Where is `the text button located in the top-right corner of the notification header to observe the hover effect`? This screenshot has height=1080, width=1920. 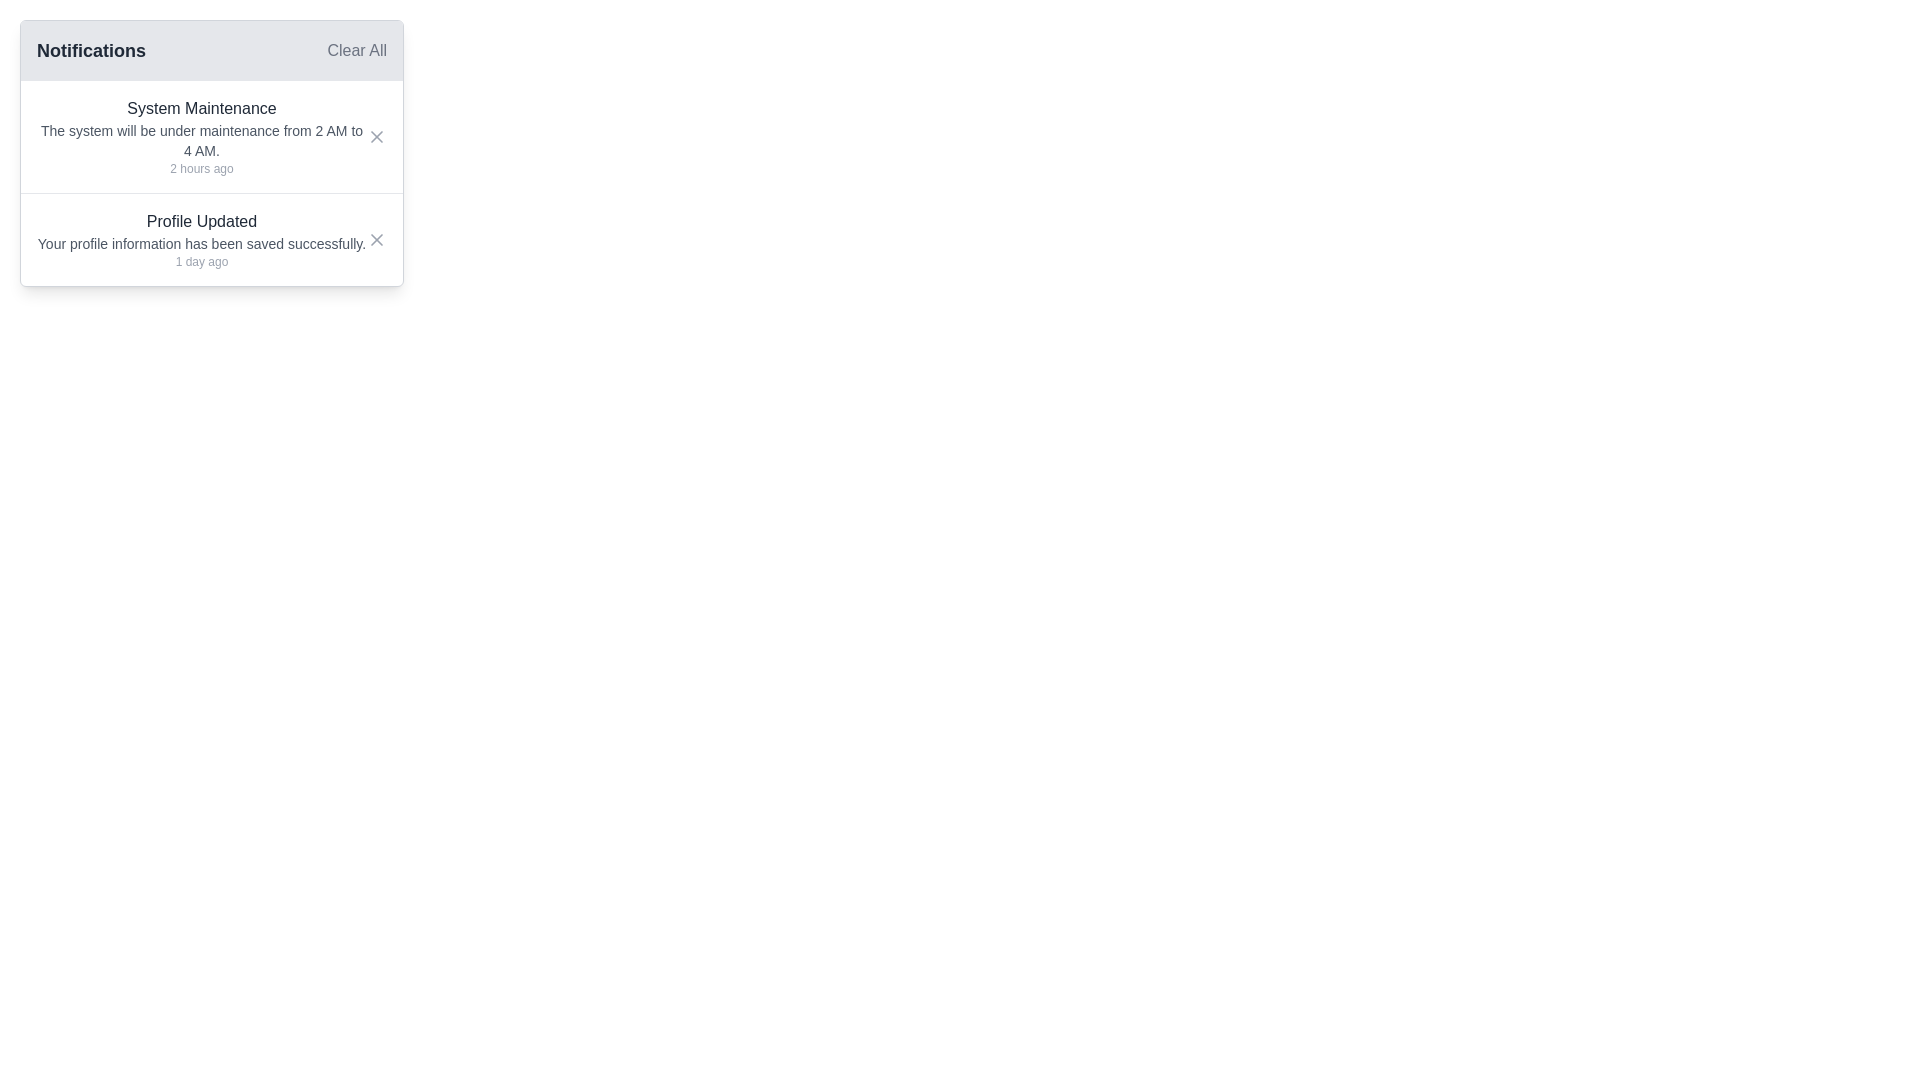
the text button located in the top-right corner of the notification header to observe the hover effect is located at coordinates (357, 49).